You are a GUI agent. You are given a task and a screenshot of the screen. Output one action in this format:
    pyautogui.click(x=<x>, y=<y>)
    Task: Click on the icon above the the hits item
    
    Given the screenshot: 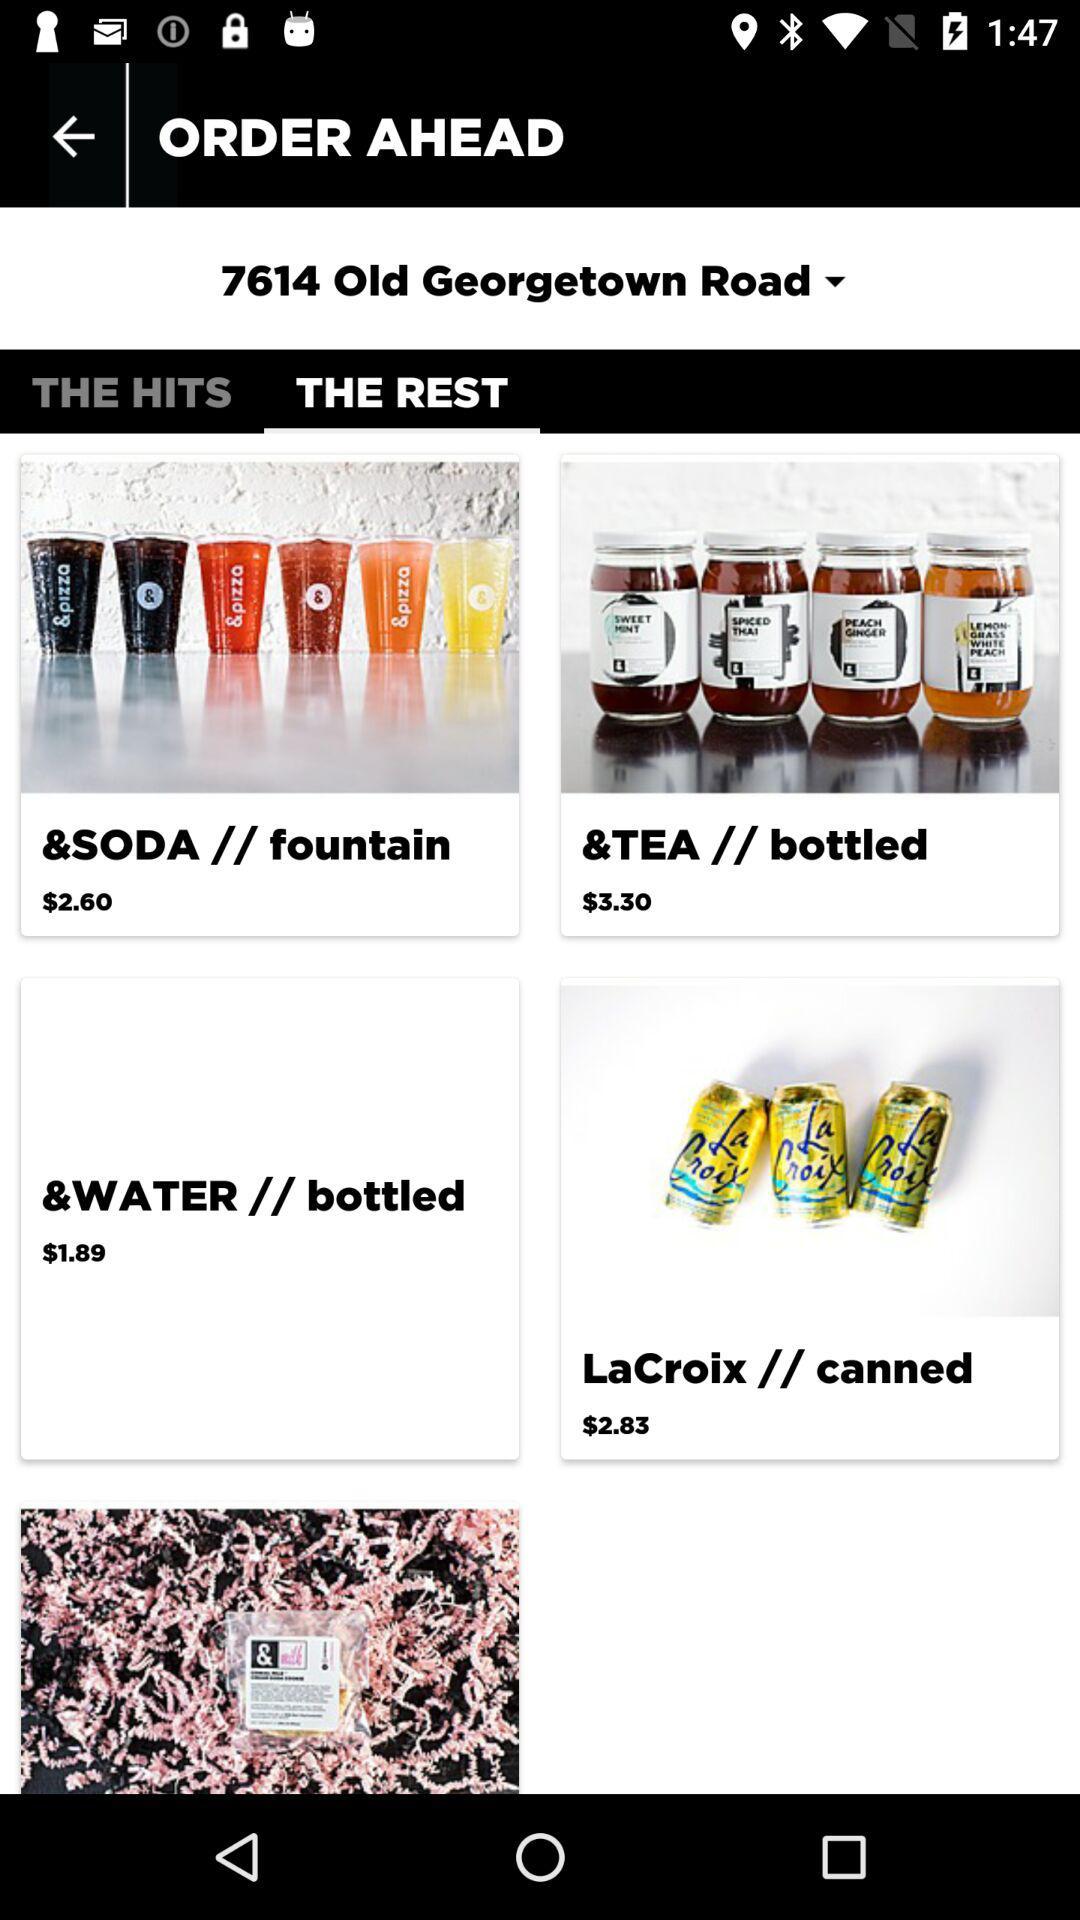 What is the action you would take?
    pyautogui.click(x=538, y=278)
    